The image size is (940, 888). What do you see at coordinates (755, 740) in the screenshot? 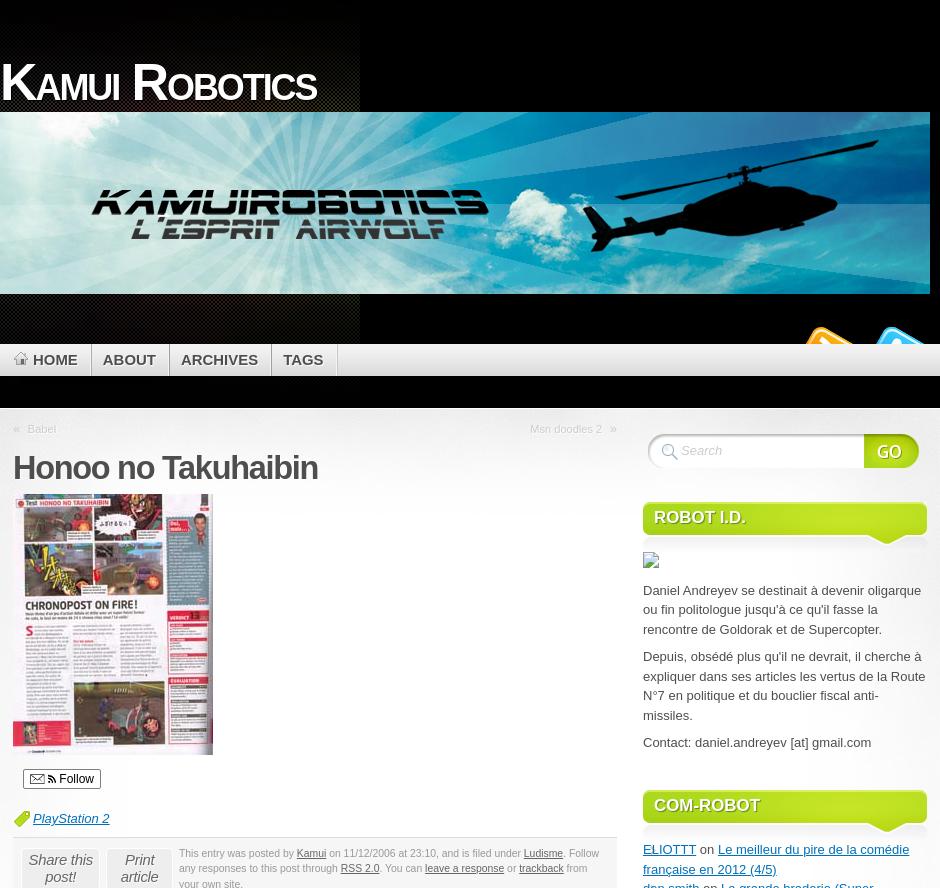
I see `'Contact: daniel.andreyev [at] gmail.com'` at bounding box center [755, 740].